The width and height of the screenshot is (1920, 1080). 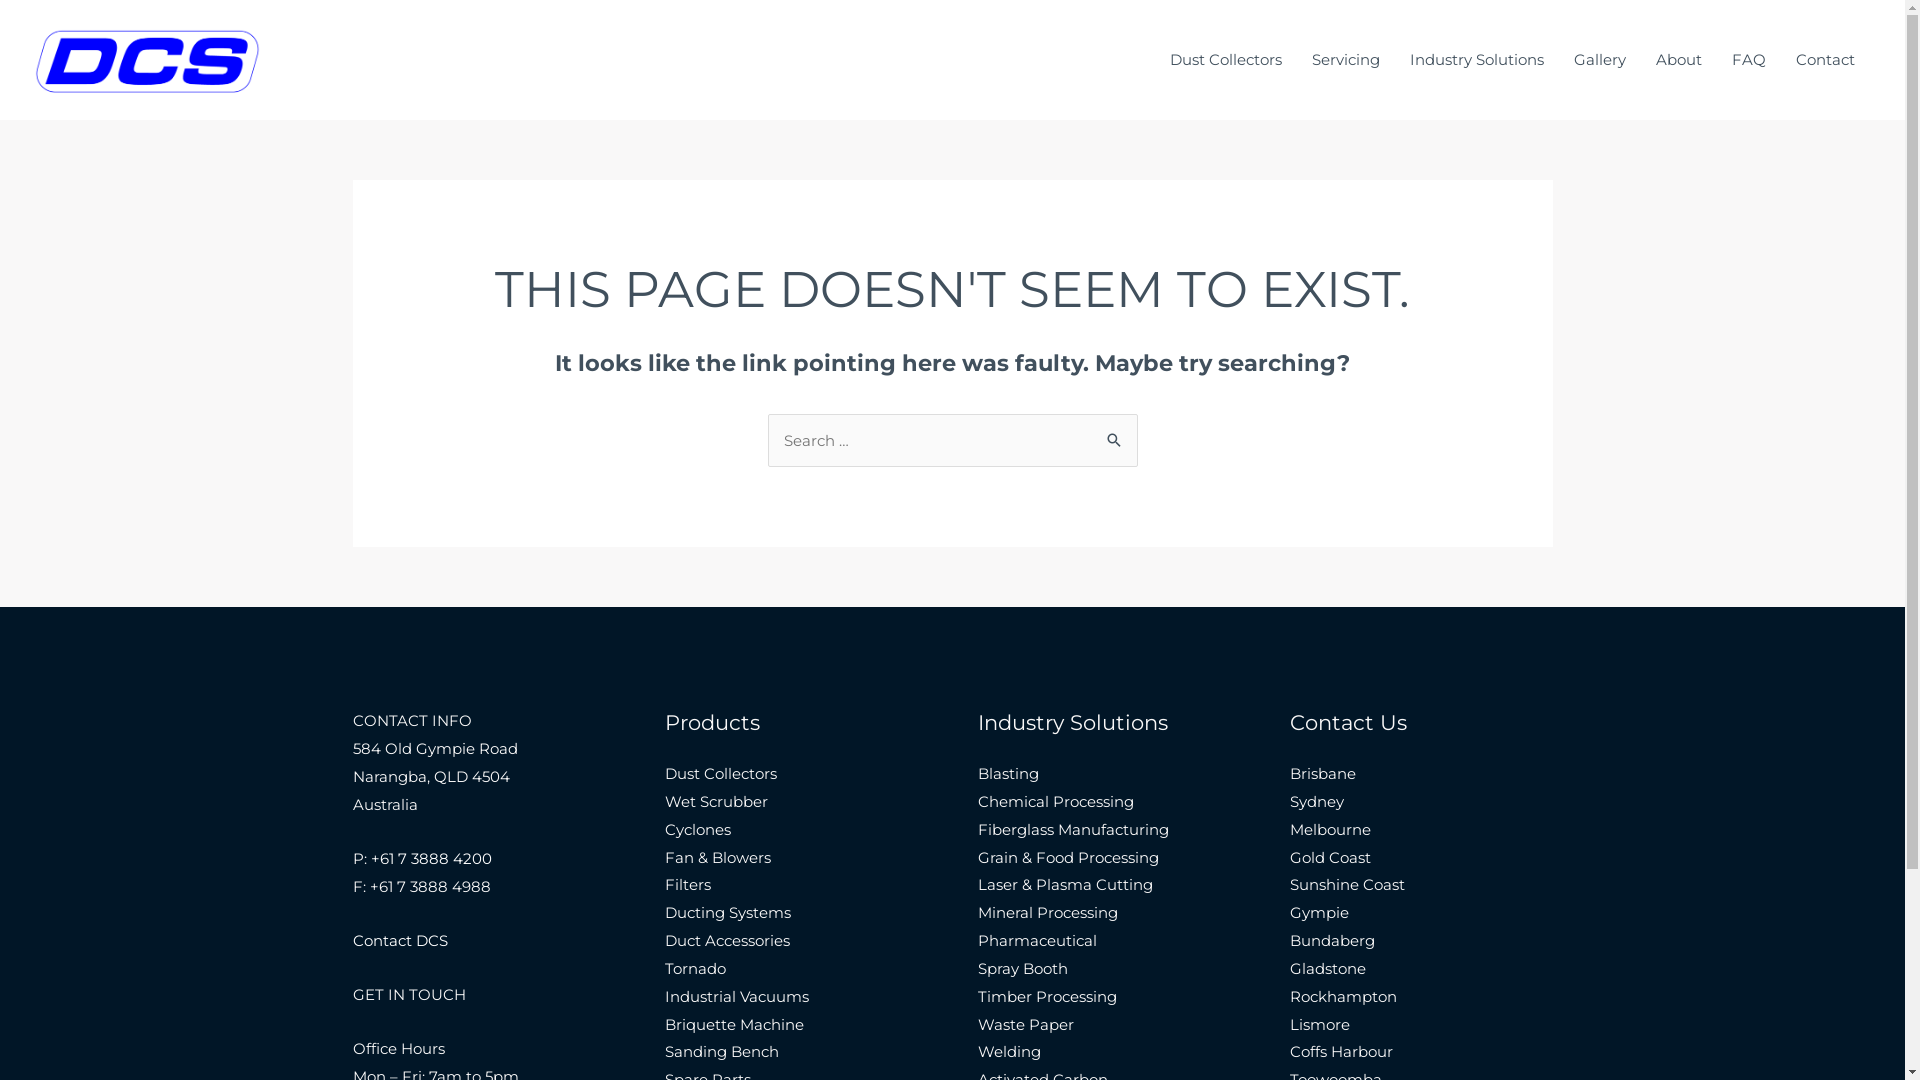 I want to click on 'Dust Collectors', so click(x=1224, y=59).